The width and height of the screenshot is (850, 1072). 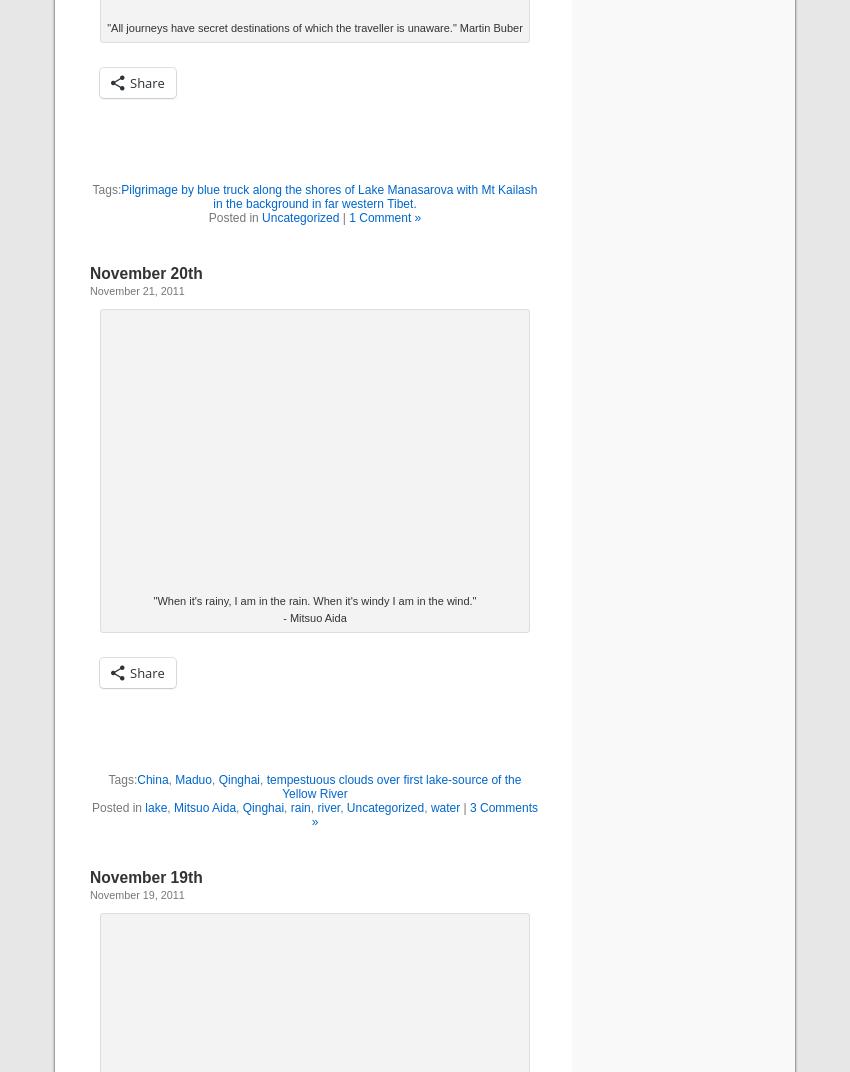 I want to click on 'river', so click(x=328, y=806).